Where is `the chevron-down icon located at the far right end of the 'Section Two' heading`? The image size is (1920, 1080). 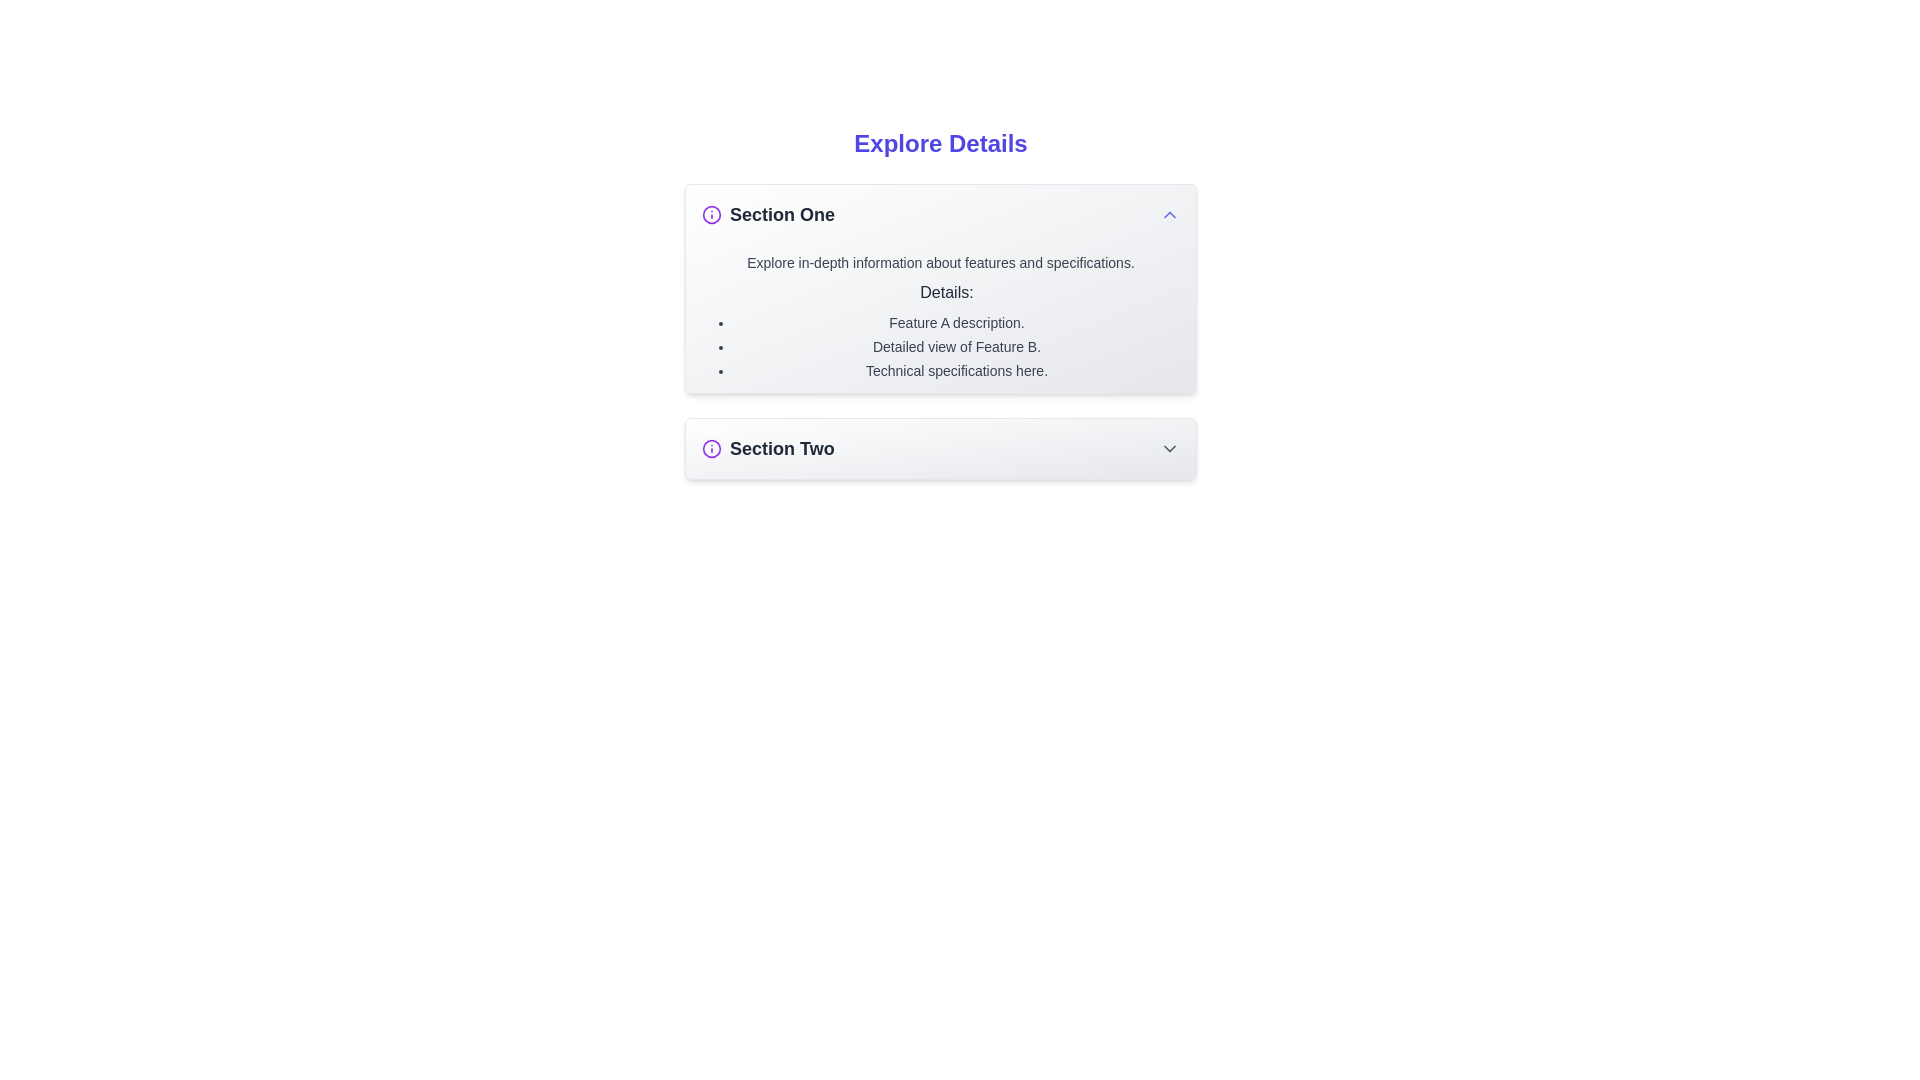
the chevron-down icon located at the far right end of the 'Section Two' heading is located at coordinates (1170, 447).